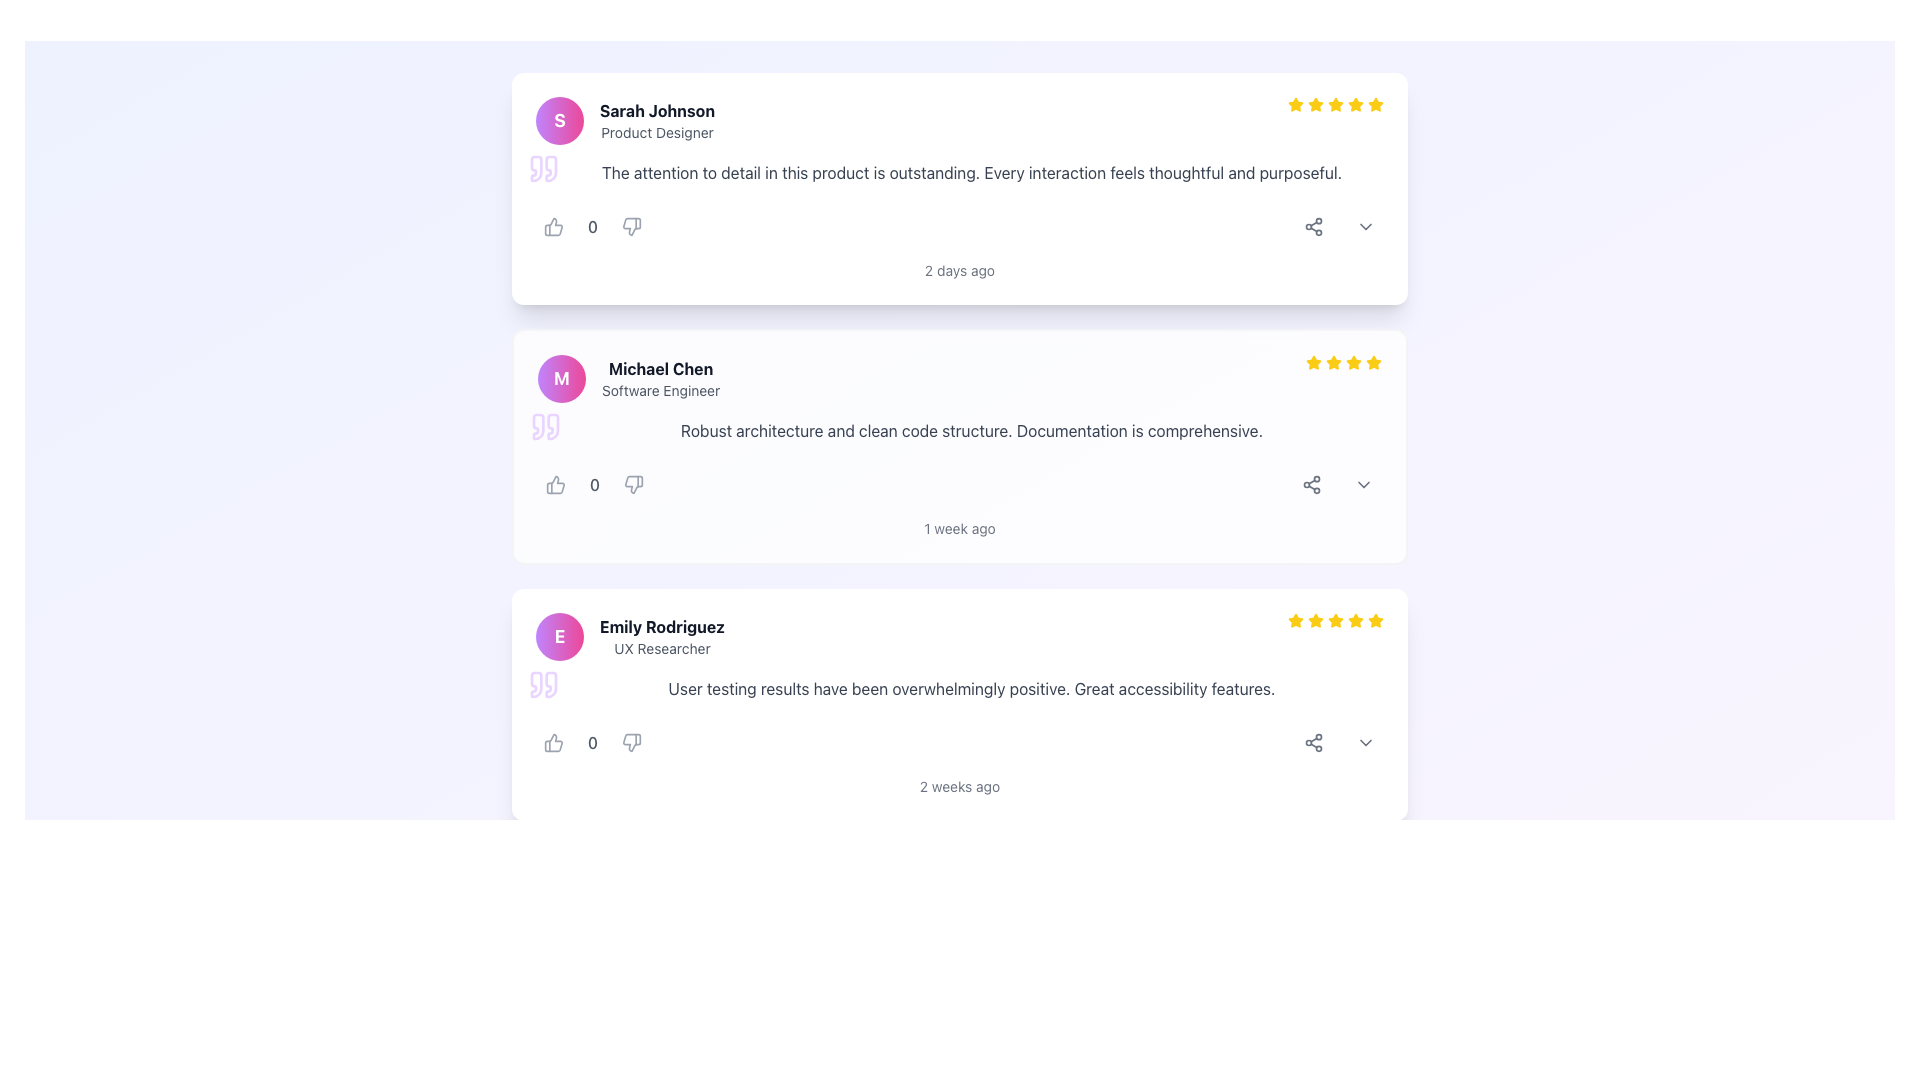 The width and height of the screenshot is (1920, 1080). What do you see at coordinates (1296, 620) in the screenshot?
I see `the star icon representing the first rating level for 'Sarah Johnson' located at the top-right corner of the card` at bounding box center [1296, 620].